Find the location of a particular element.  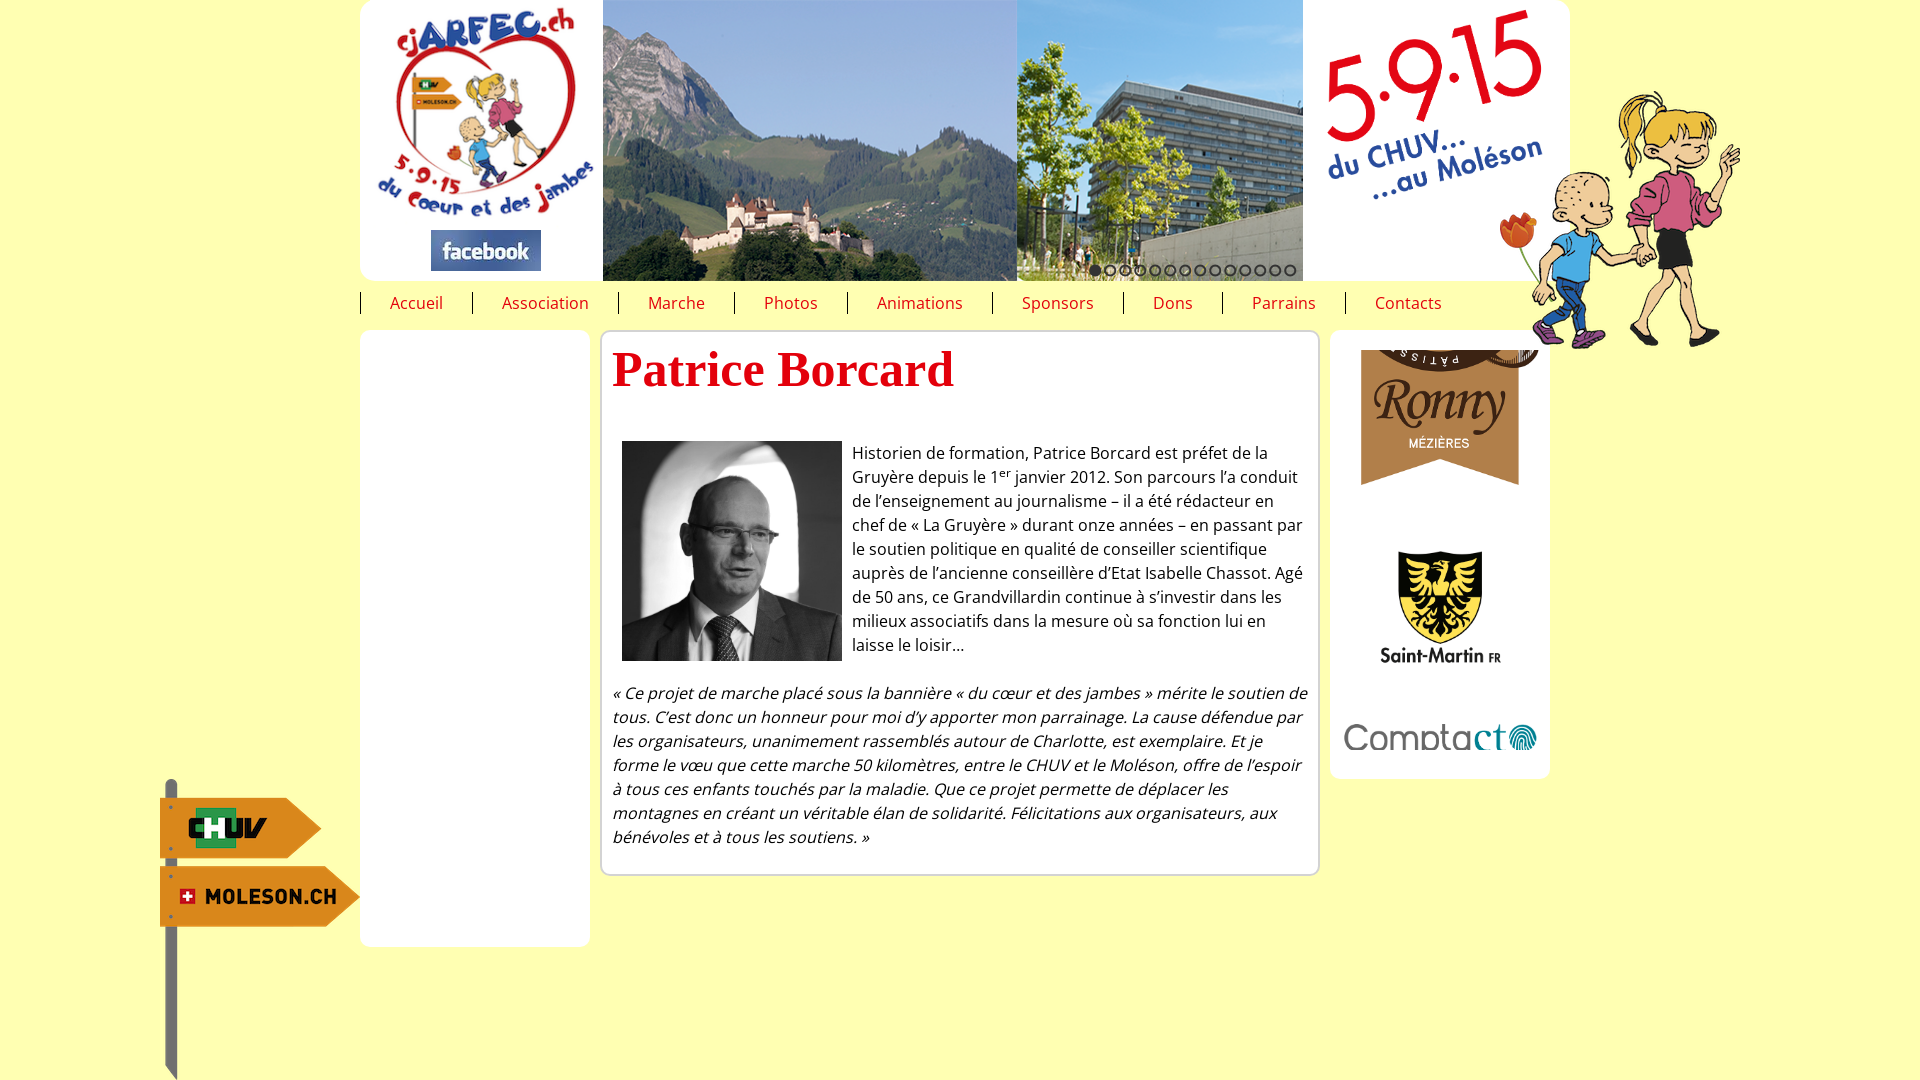

'11' is located at coordinates (1244, 270).